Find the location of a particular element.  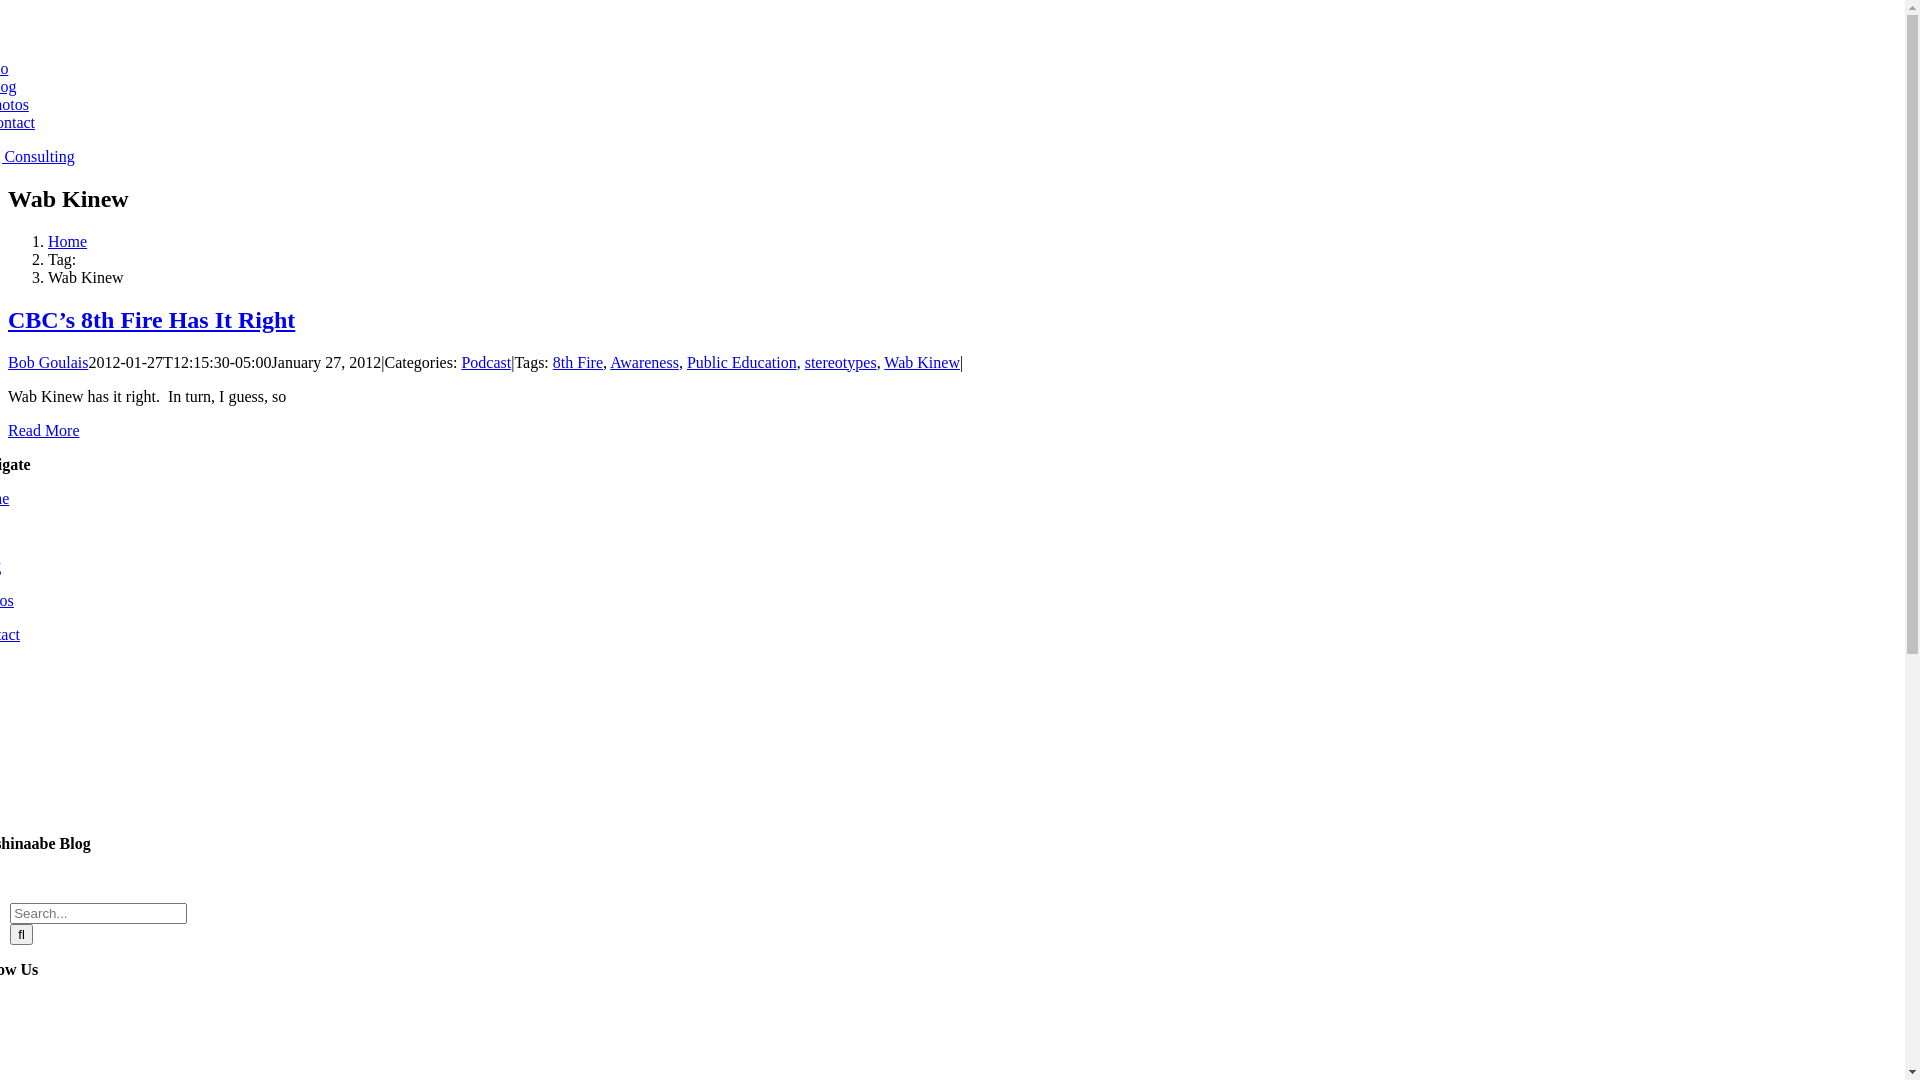

'stereotypes' is located at coordinates (840, 362).